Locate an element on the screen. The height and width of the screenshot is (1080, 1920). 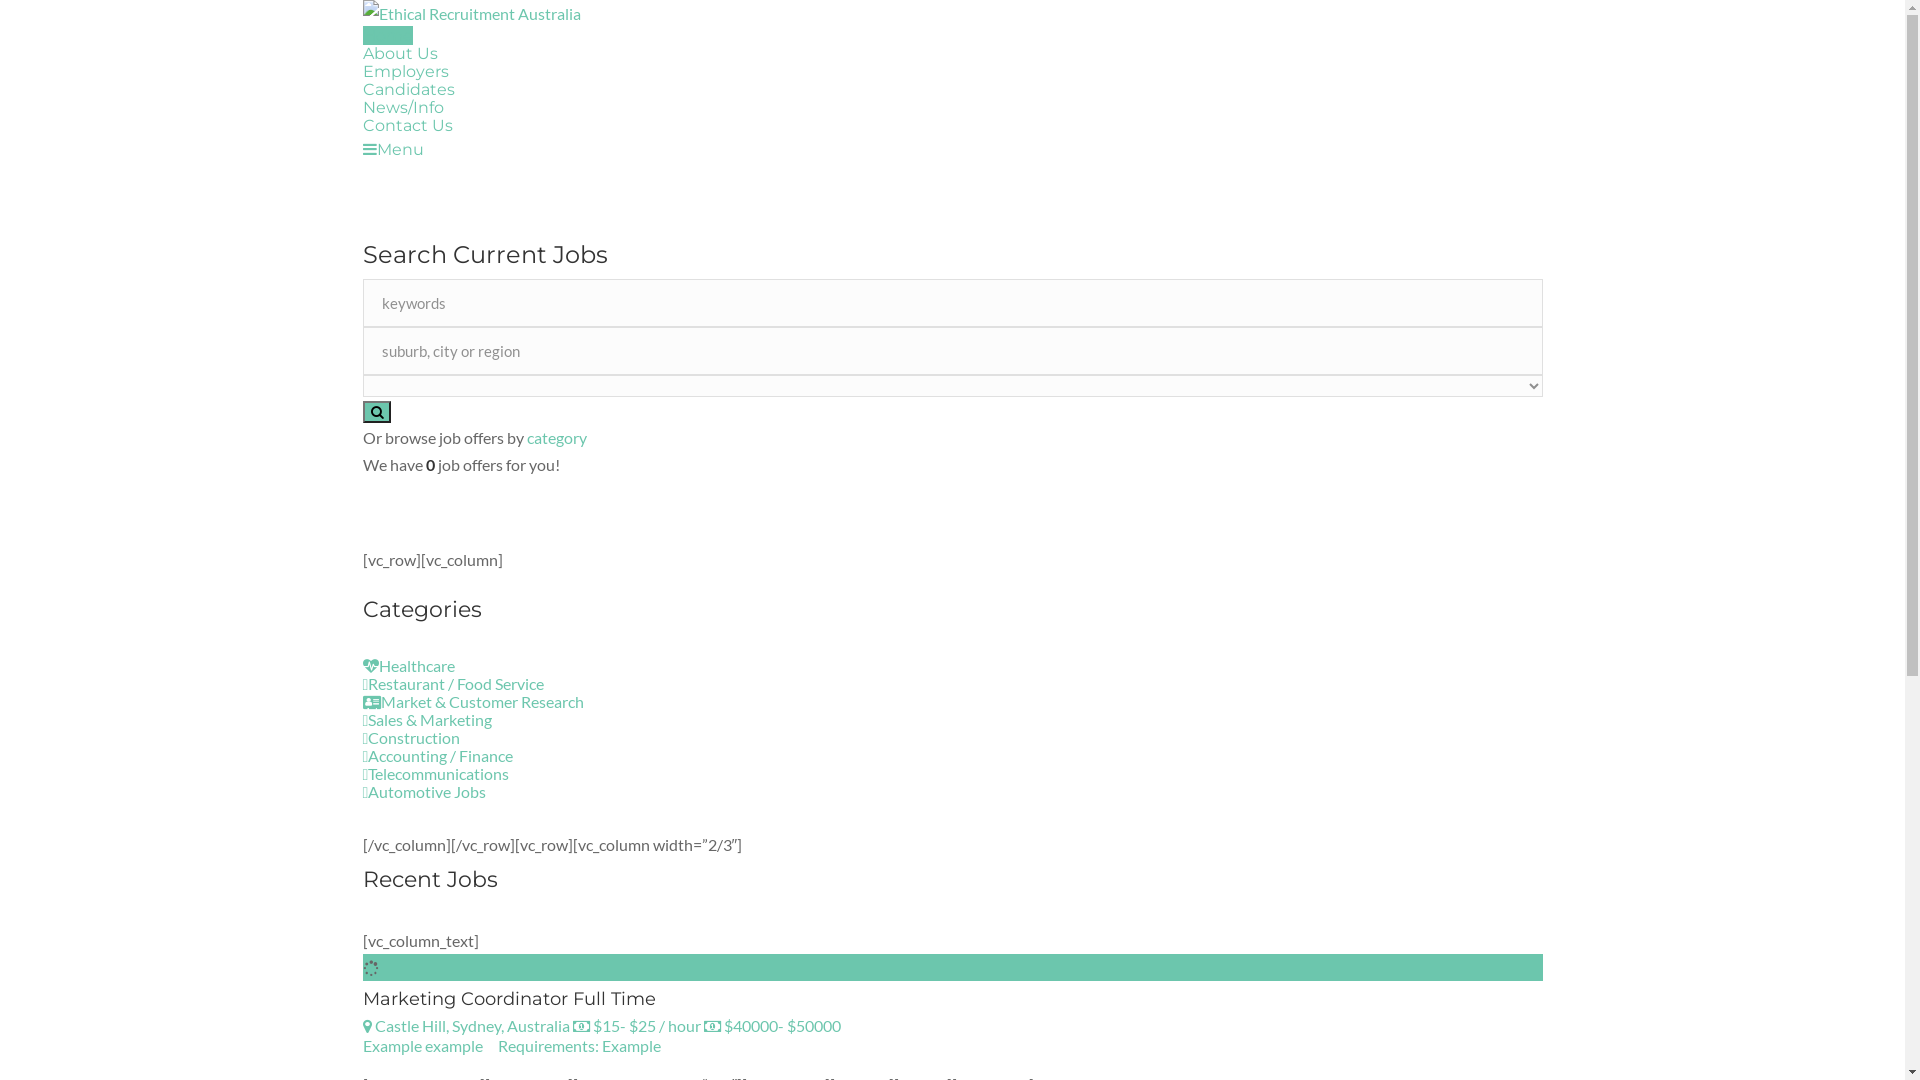
'Market & Customer Research' is located at coordinates (361, 700).